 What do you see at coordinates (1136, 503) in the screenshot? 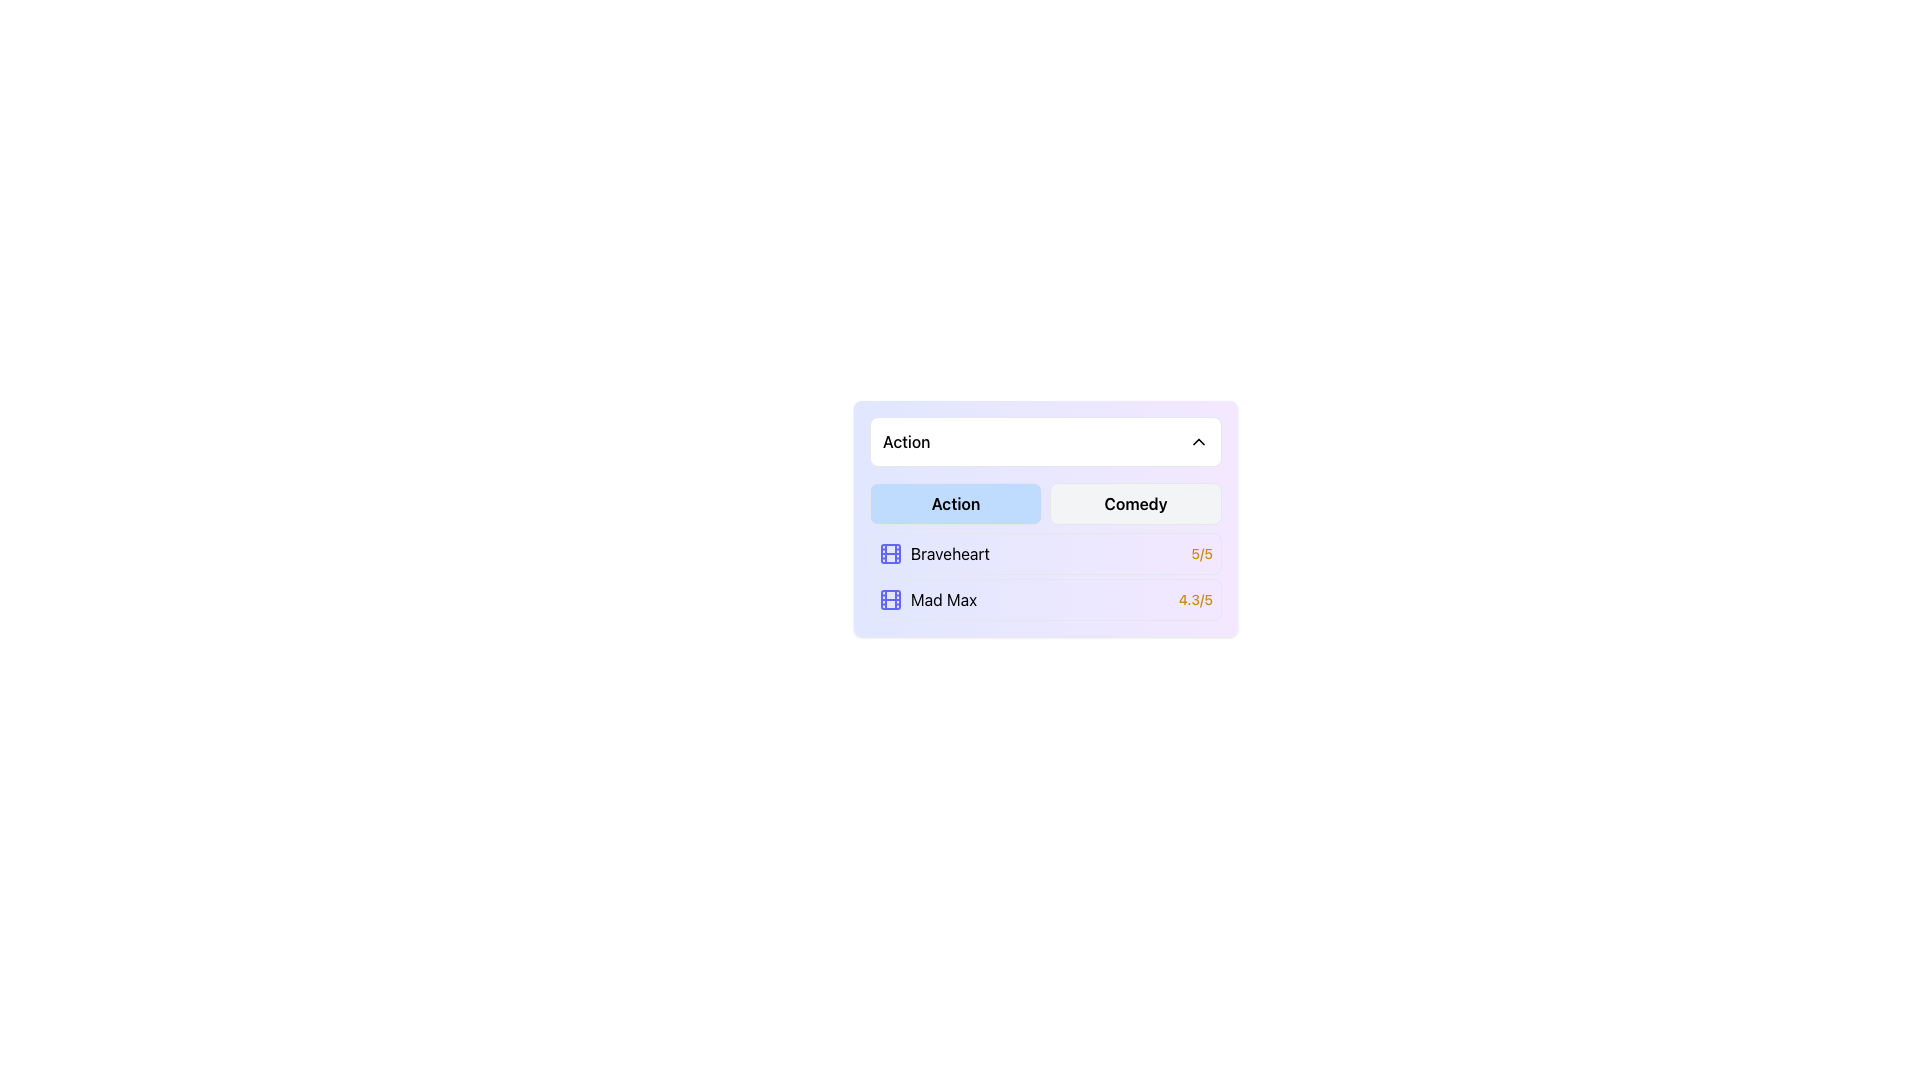
I see `the button labeled 'Comedy' which is the second button in a horizontal list under the 'Action' dropdown` at bounding box center [1136, 503].